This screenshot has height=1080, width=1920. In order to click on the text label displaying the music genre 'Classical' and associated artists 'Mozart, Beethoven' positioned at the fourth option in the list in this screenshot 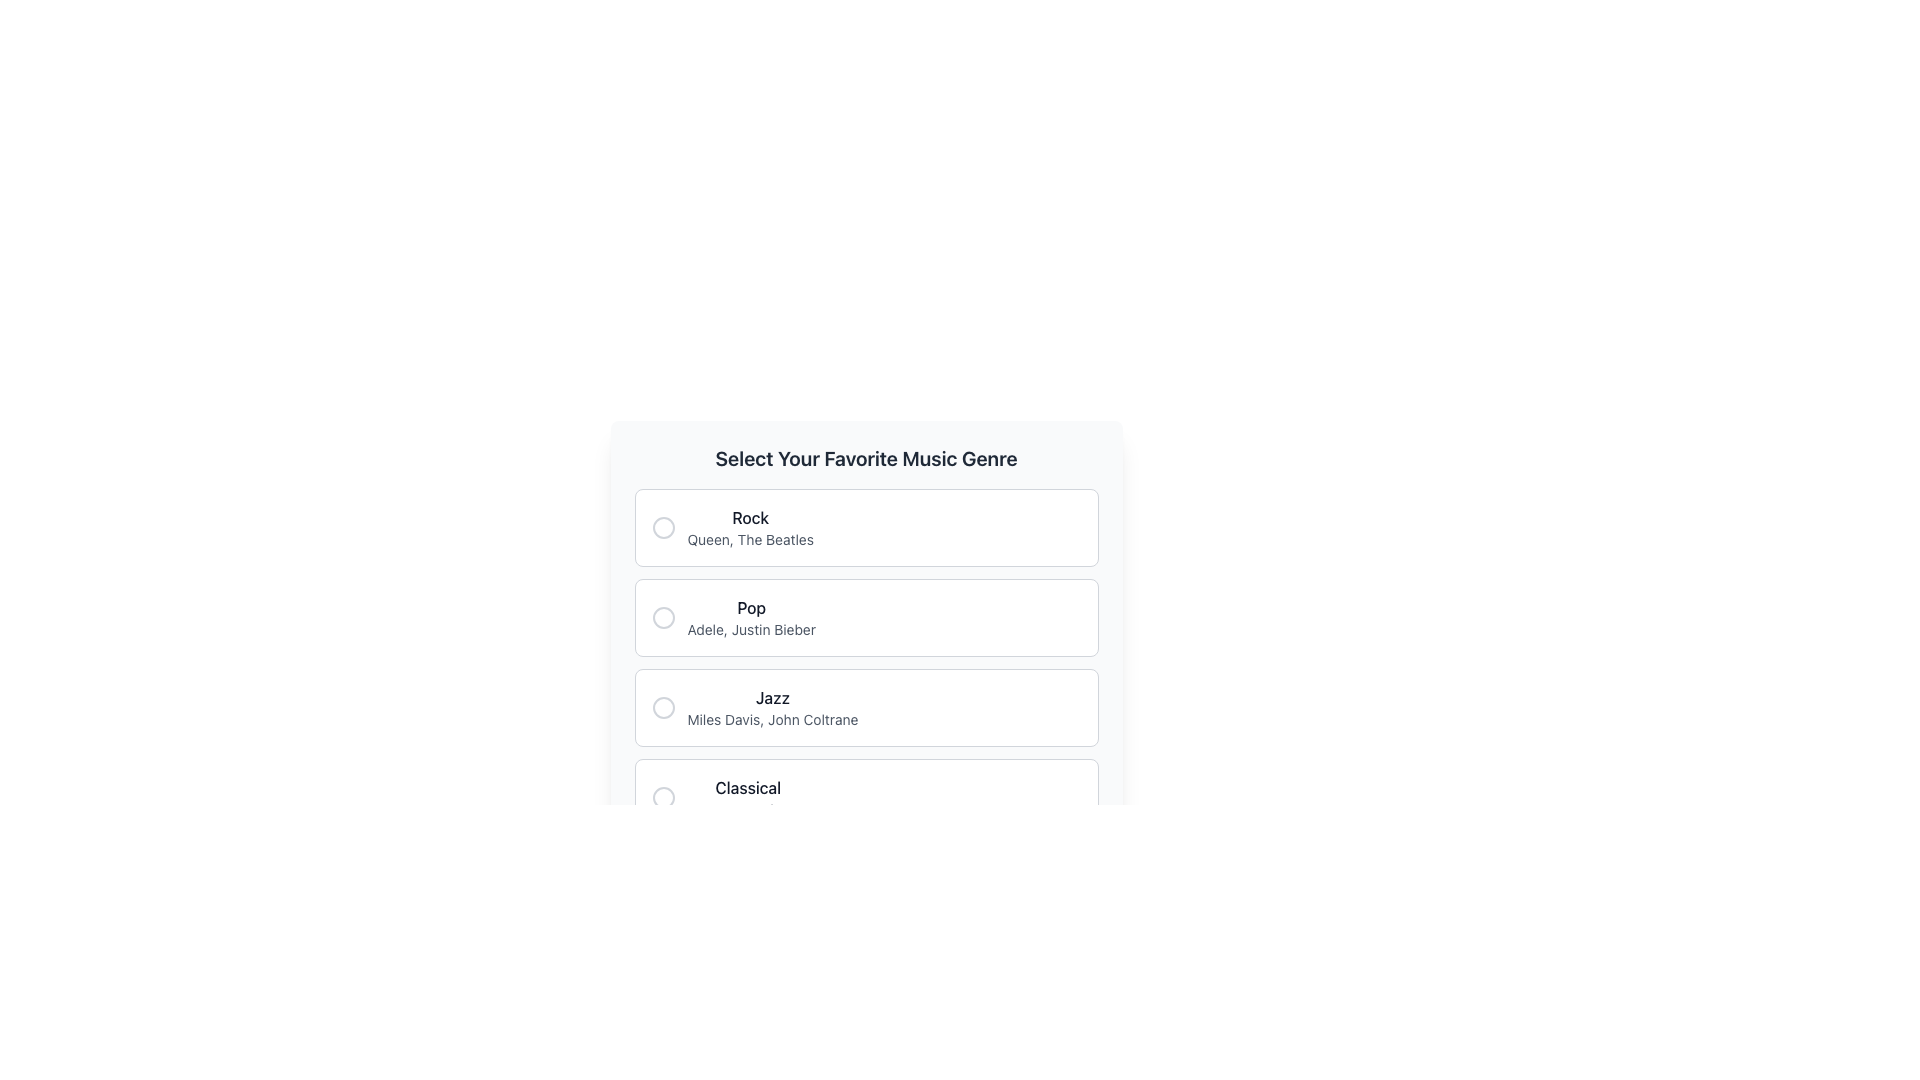, I will do `click(747, 797)`.